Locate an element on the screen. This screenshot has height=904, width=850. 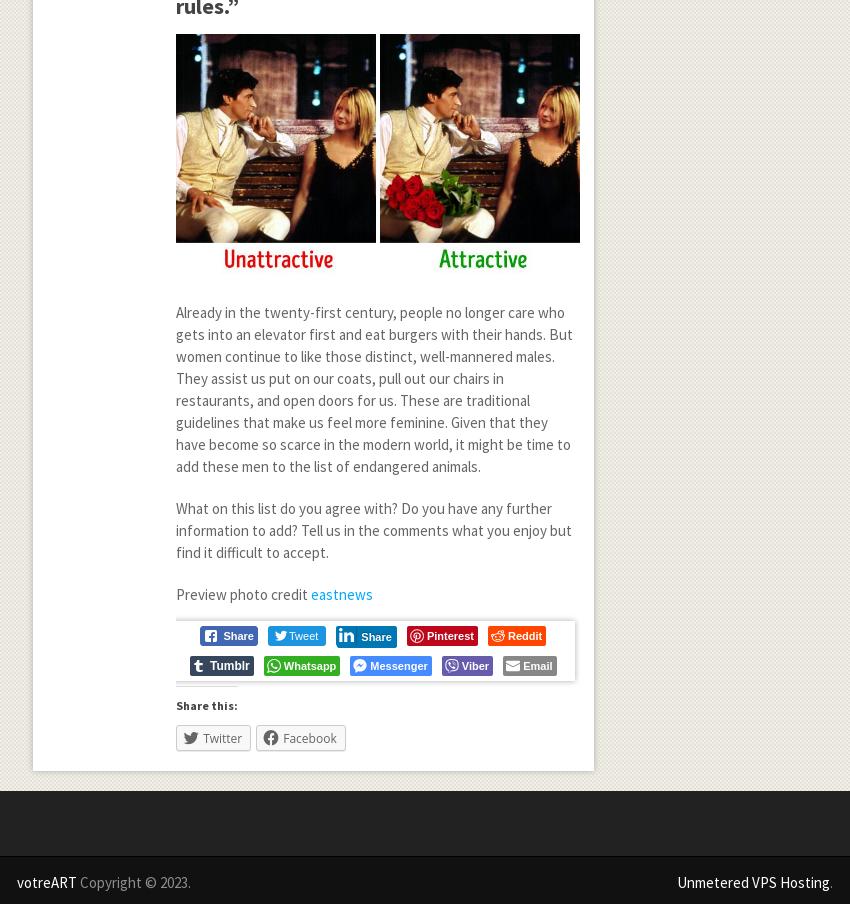
'Tweet' is located at coordinates (303, 634).